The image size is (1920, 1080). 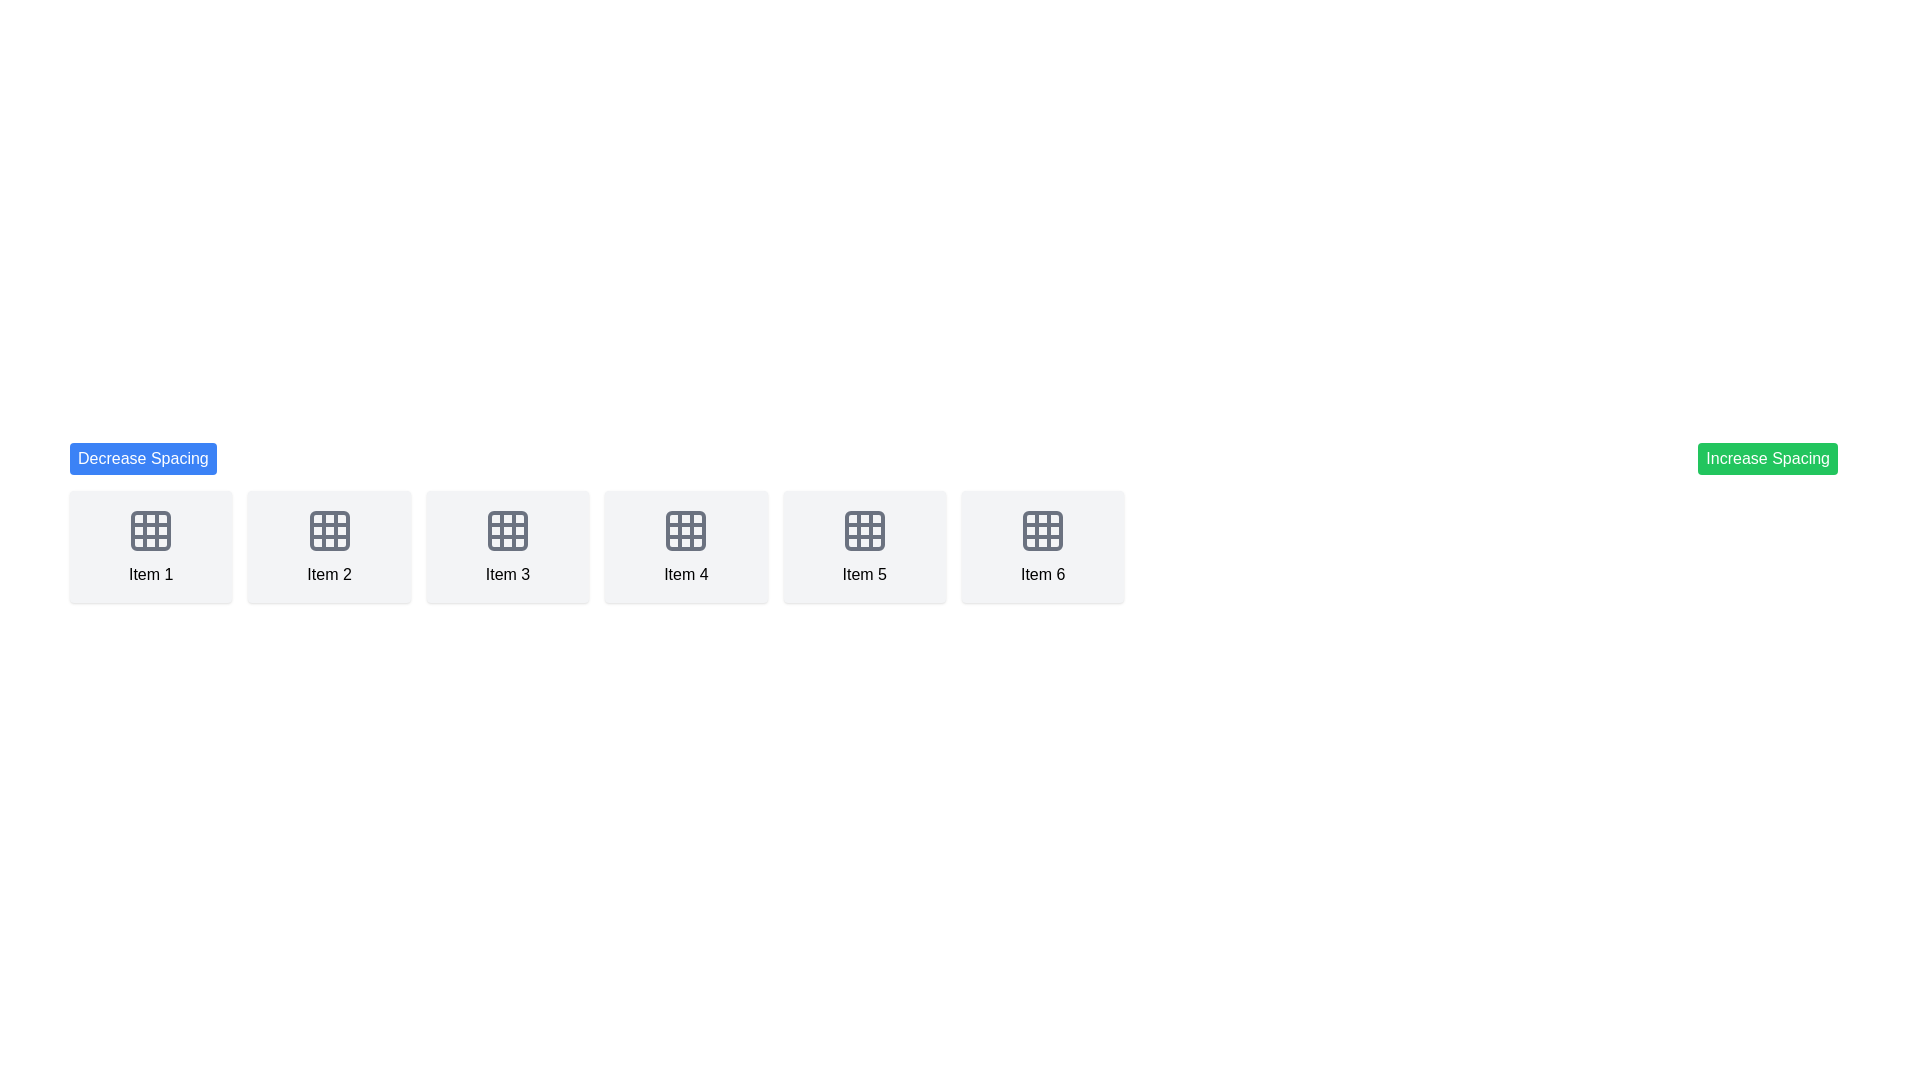 I want to click on the small rounded rectangular interactive component in the grid icon layout associated with 'Item 6', so click(x=1042, y=530).